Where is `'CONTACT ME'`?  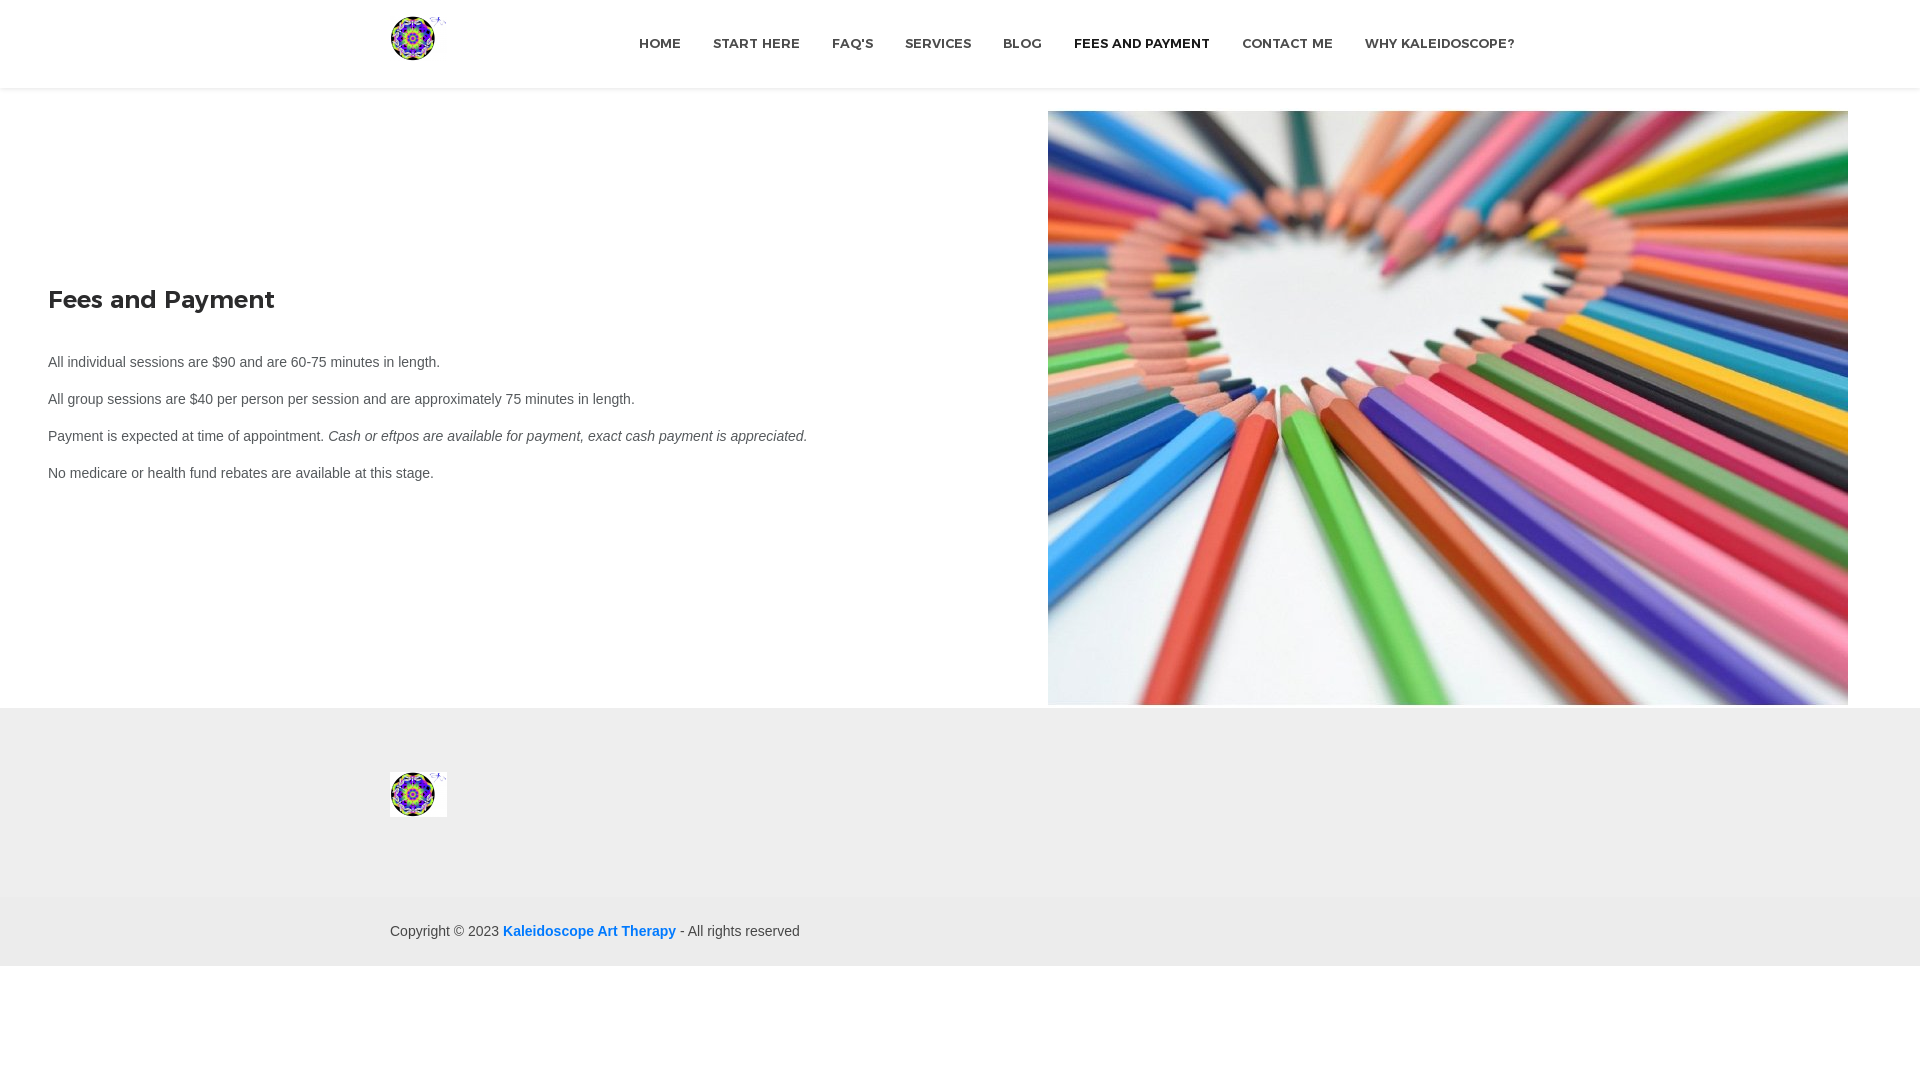 'CONTACT ME' is located at coordinates (1287, 43).